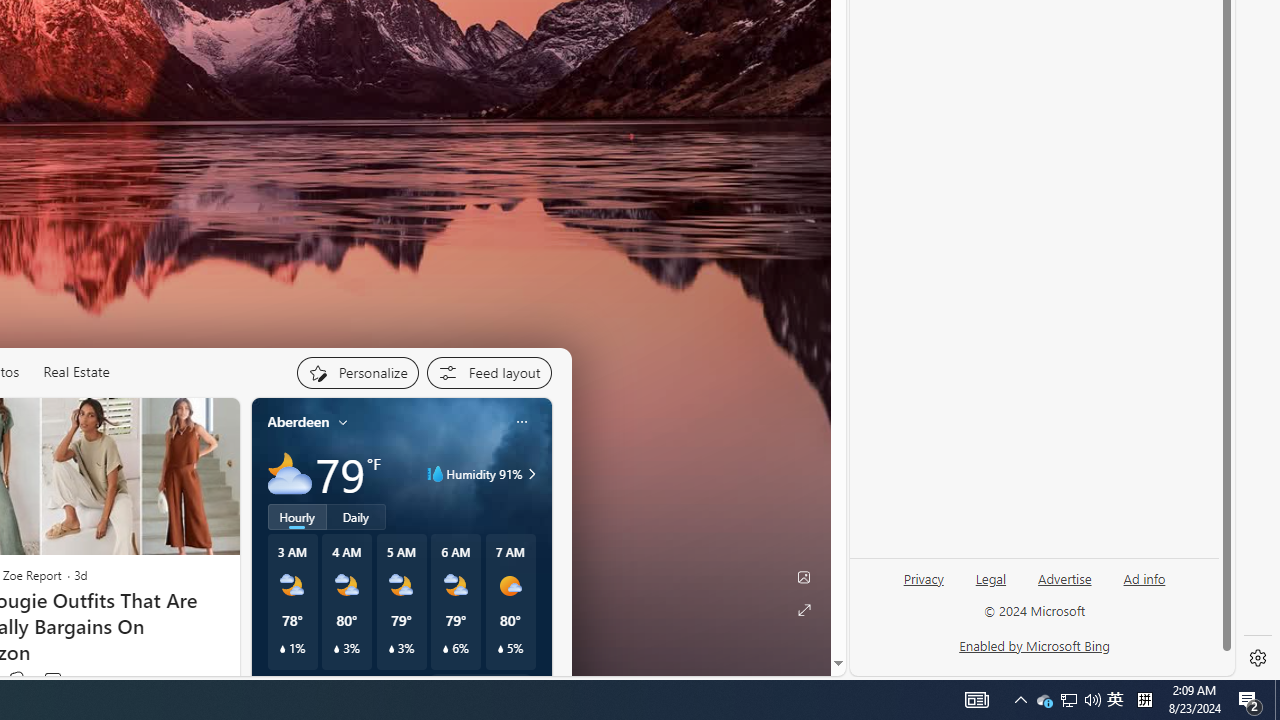  I want to click on 'Feed settings', so click(488, 372).